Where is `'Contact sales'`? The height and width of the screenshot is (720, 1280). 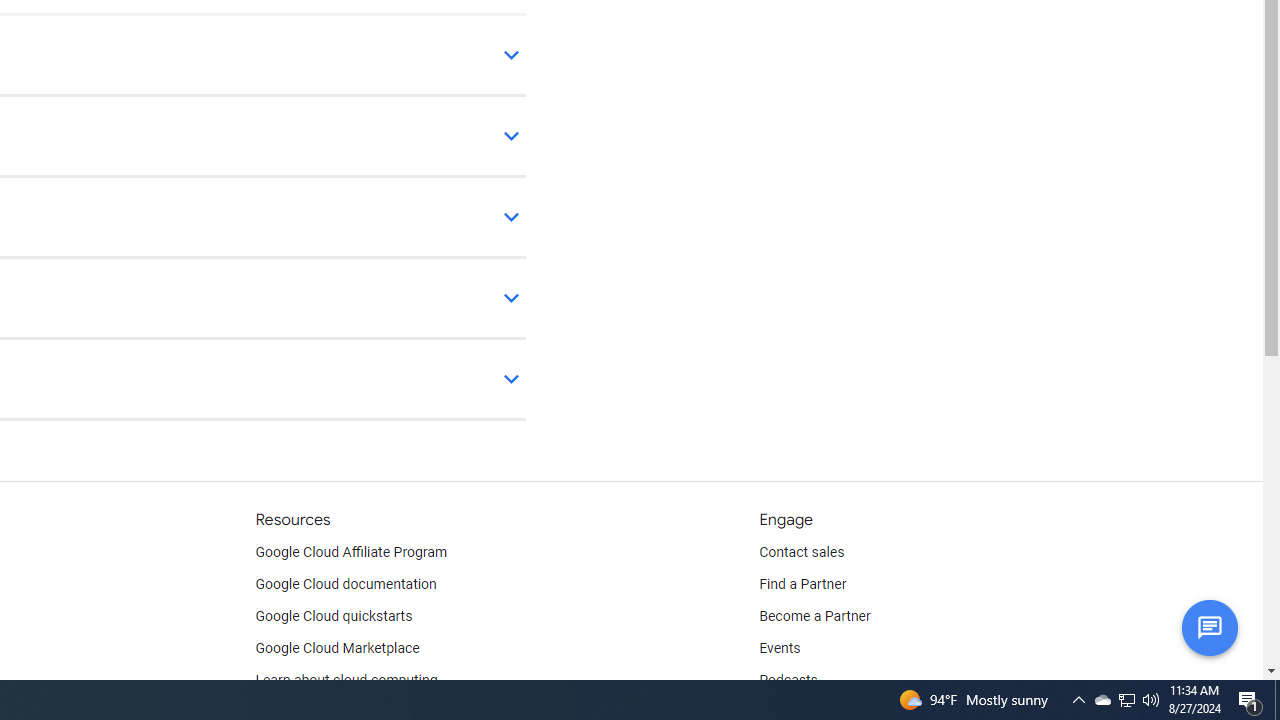
'Contact sales' is located at coordinates (801, 552).